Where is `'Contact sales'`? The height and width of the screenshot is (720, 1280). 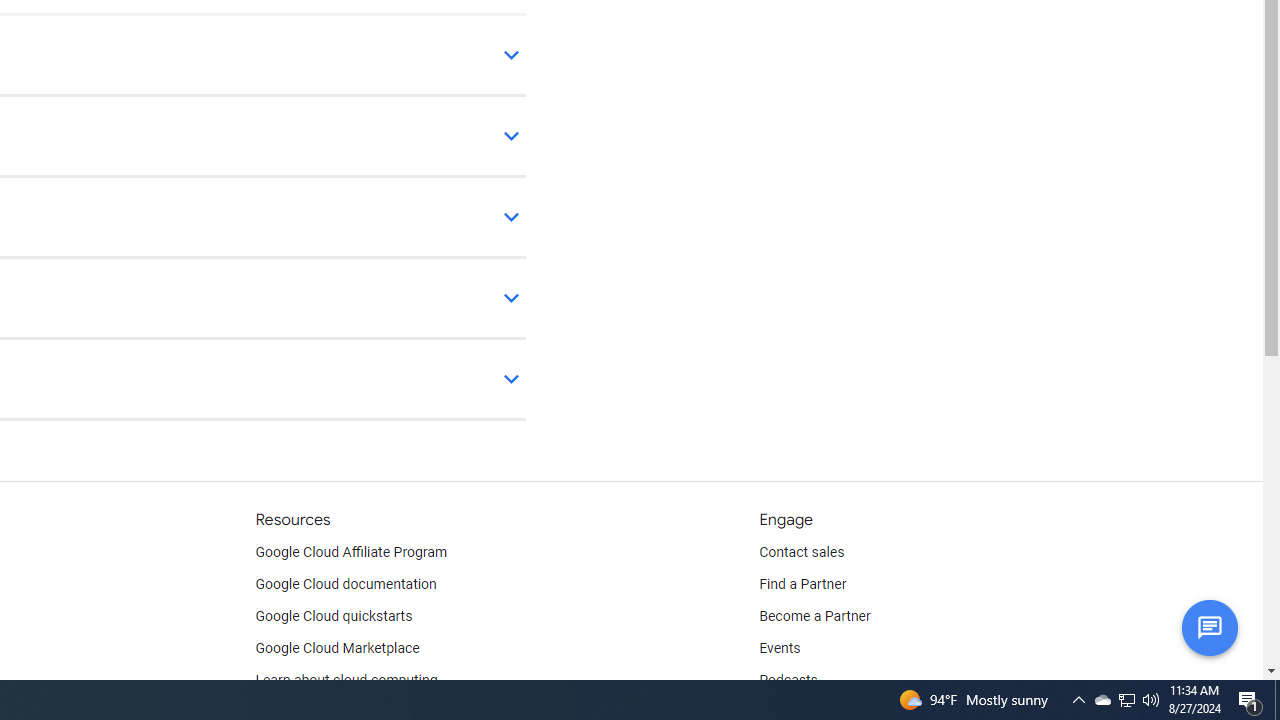
'Contact sales' is located at coordinates (801, 552).